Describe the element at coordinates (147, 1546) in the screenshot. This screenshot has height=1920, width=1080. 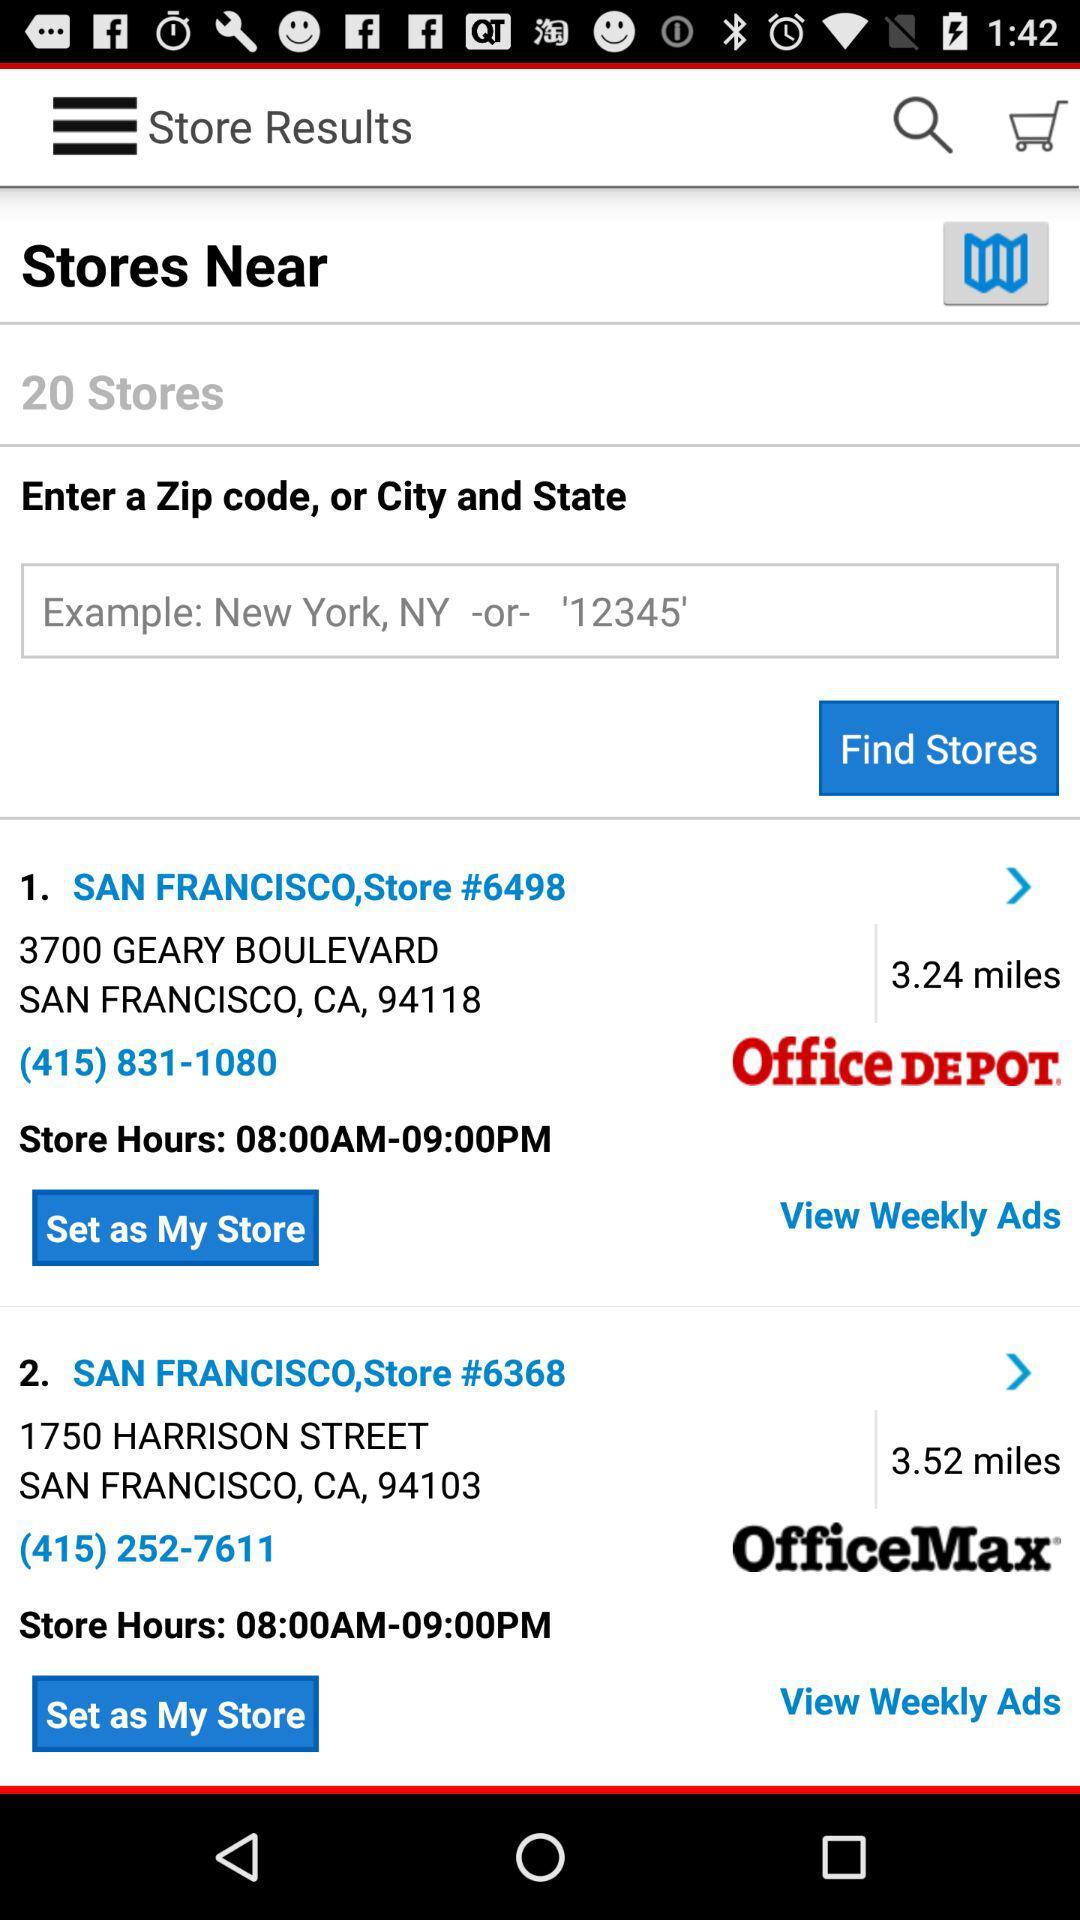
I see `the text which is immediately below san franciscoca94103` at that location.